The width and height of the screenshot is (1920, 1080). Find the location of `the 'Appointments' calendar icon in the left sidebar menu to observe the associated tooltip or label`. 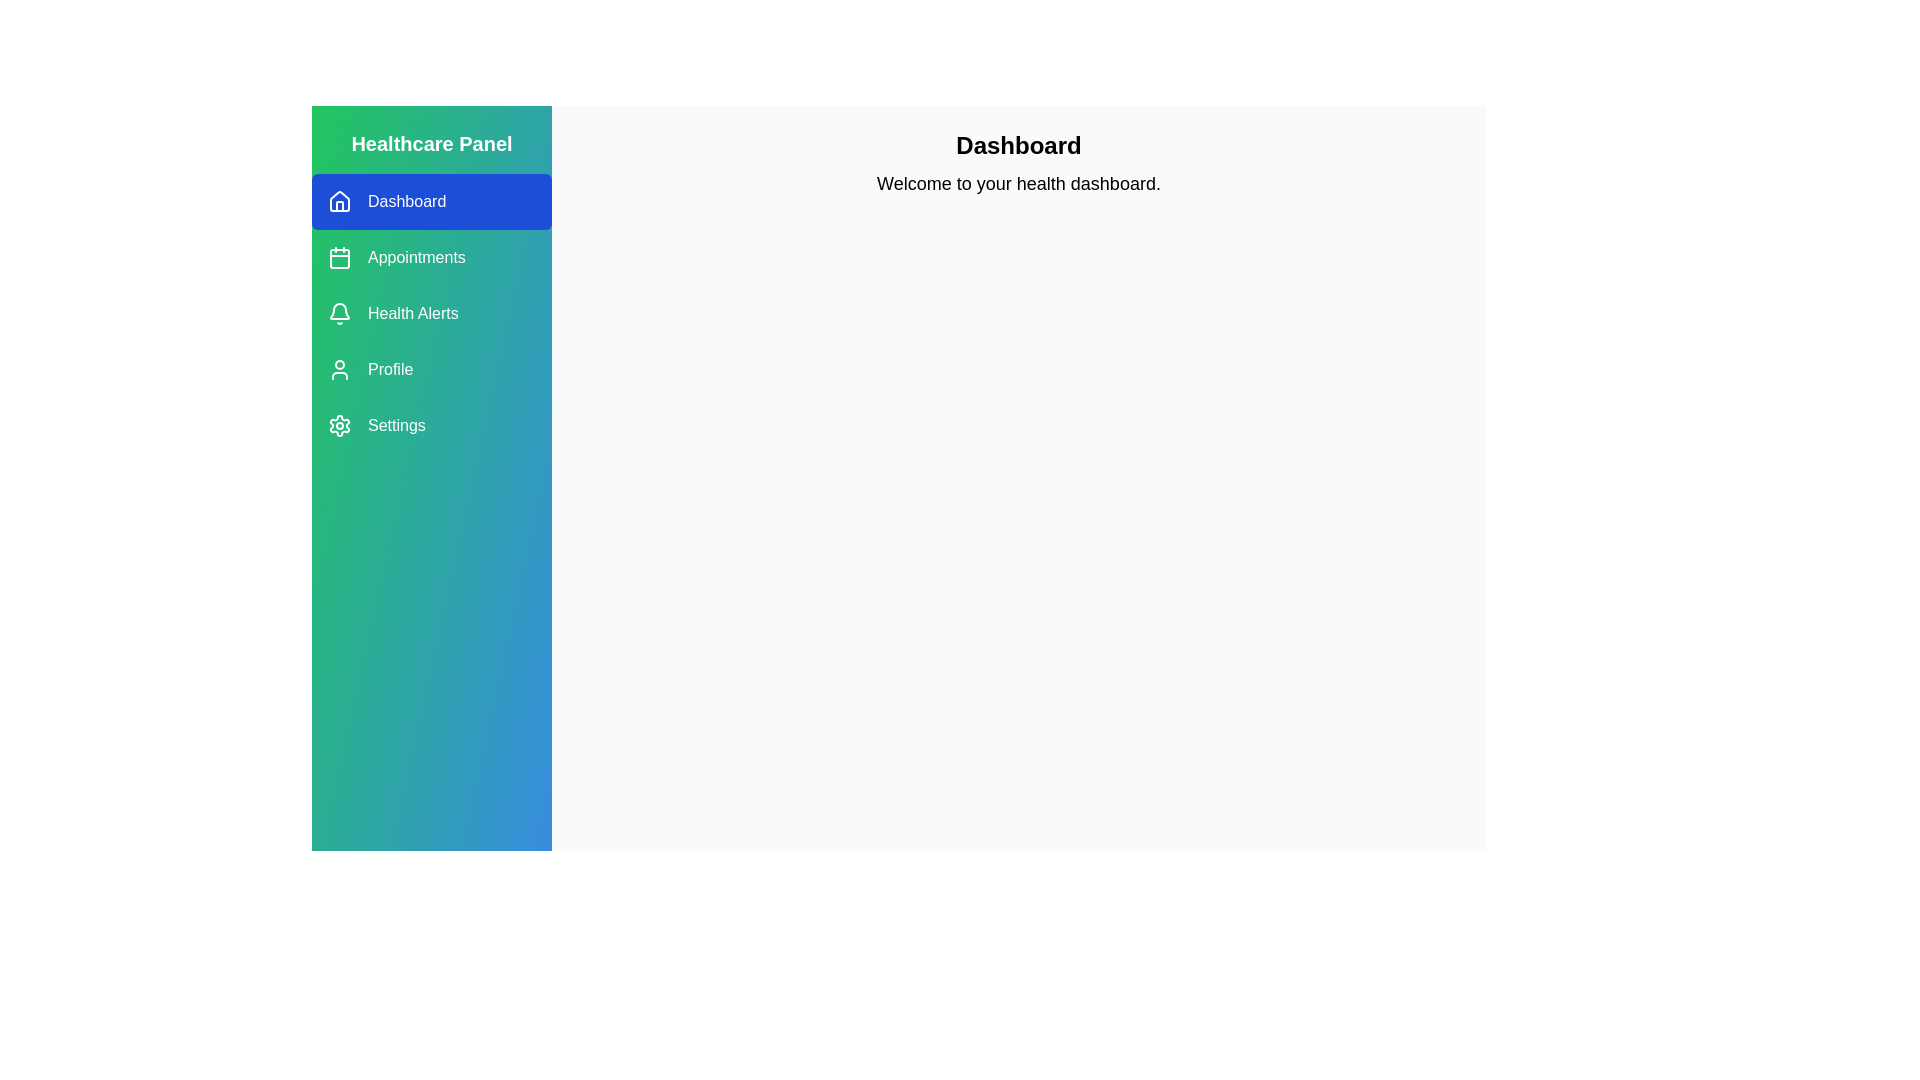

the 'Appointments' calendar icon in the left sidebar menu to observe the associated tooltip or label is located at coordinates (340, 257).